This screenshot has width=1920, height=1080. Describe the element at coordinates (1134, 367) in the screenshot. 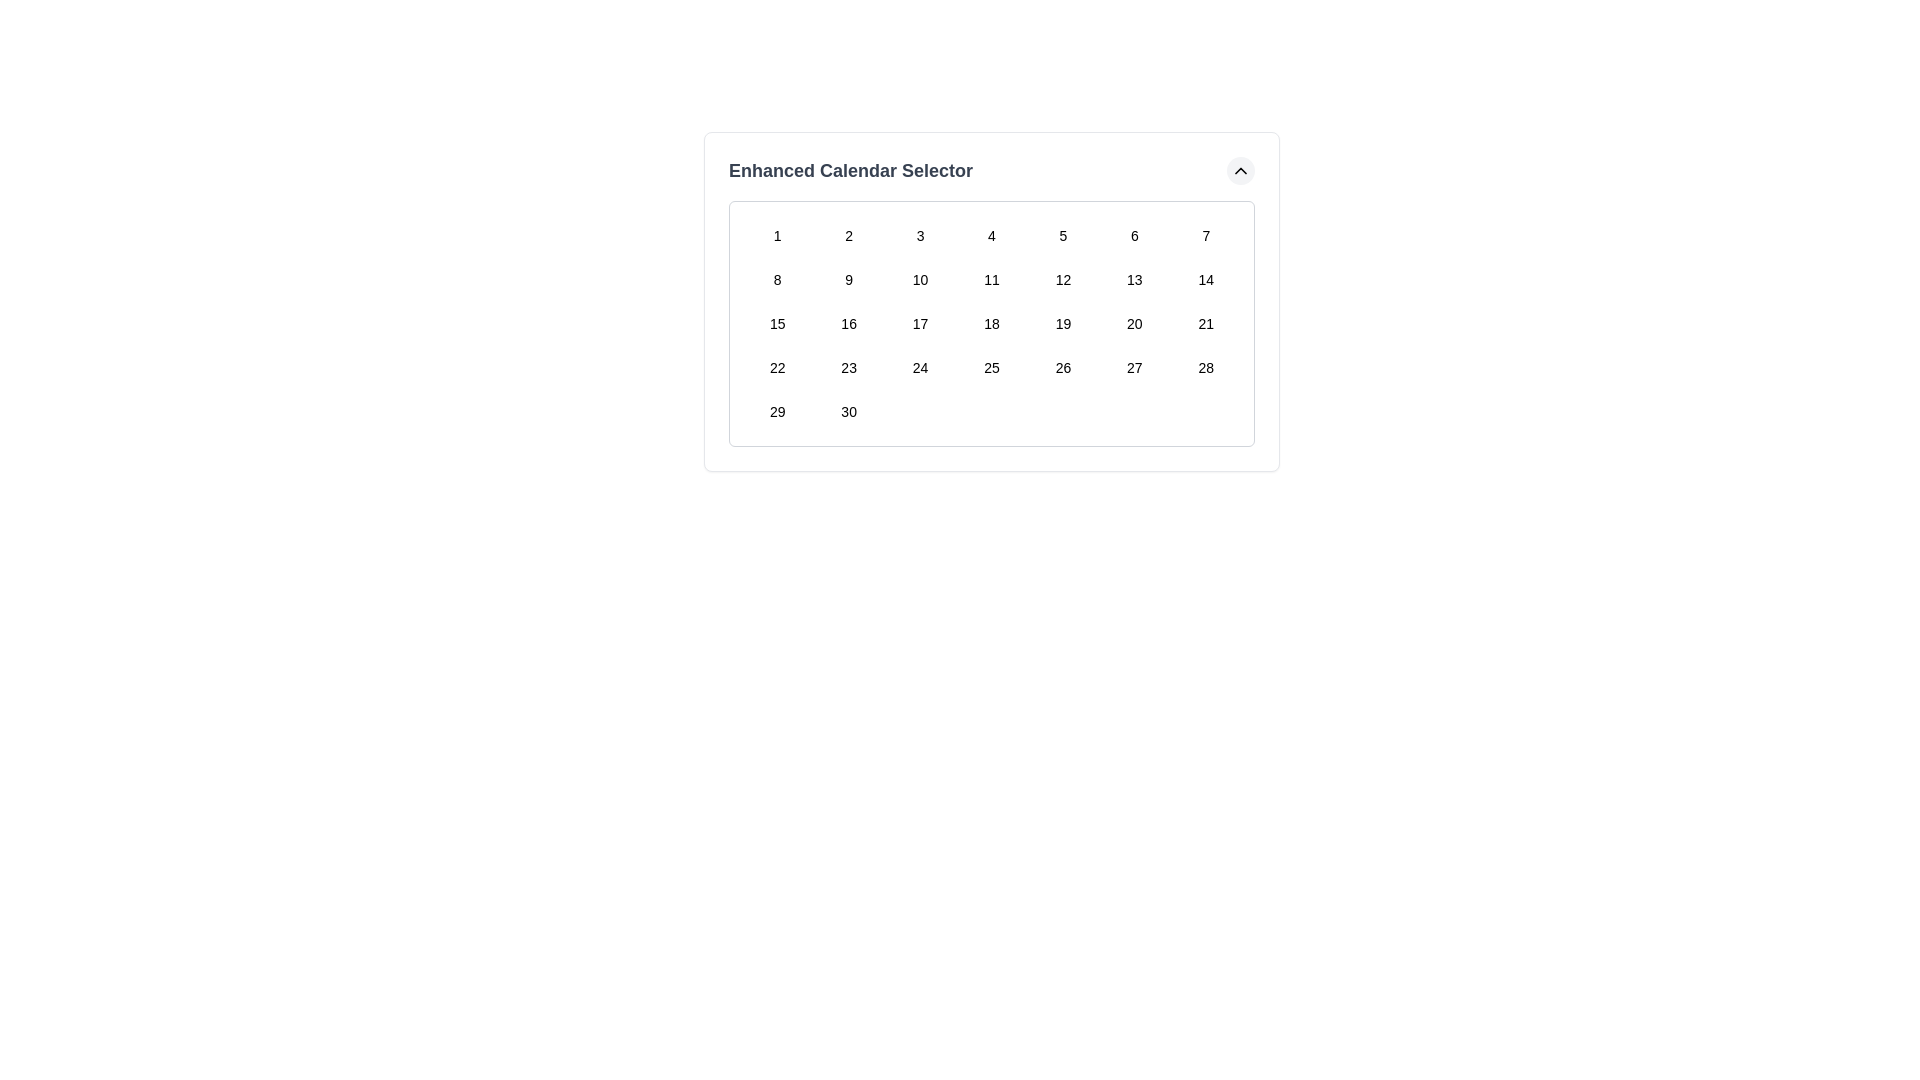

I see `the button representing the date '27' in the 'Enhanced Calendar Selector'` at that location.